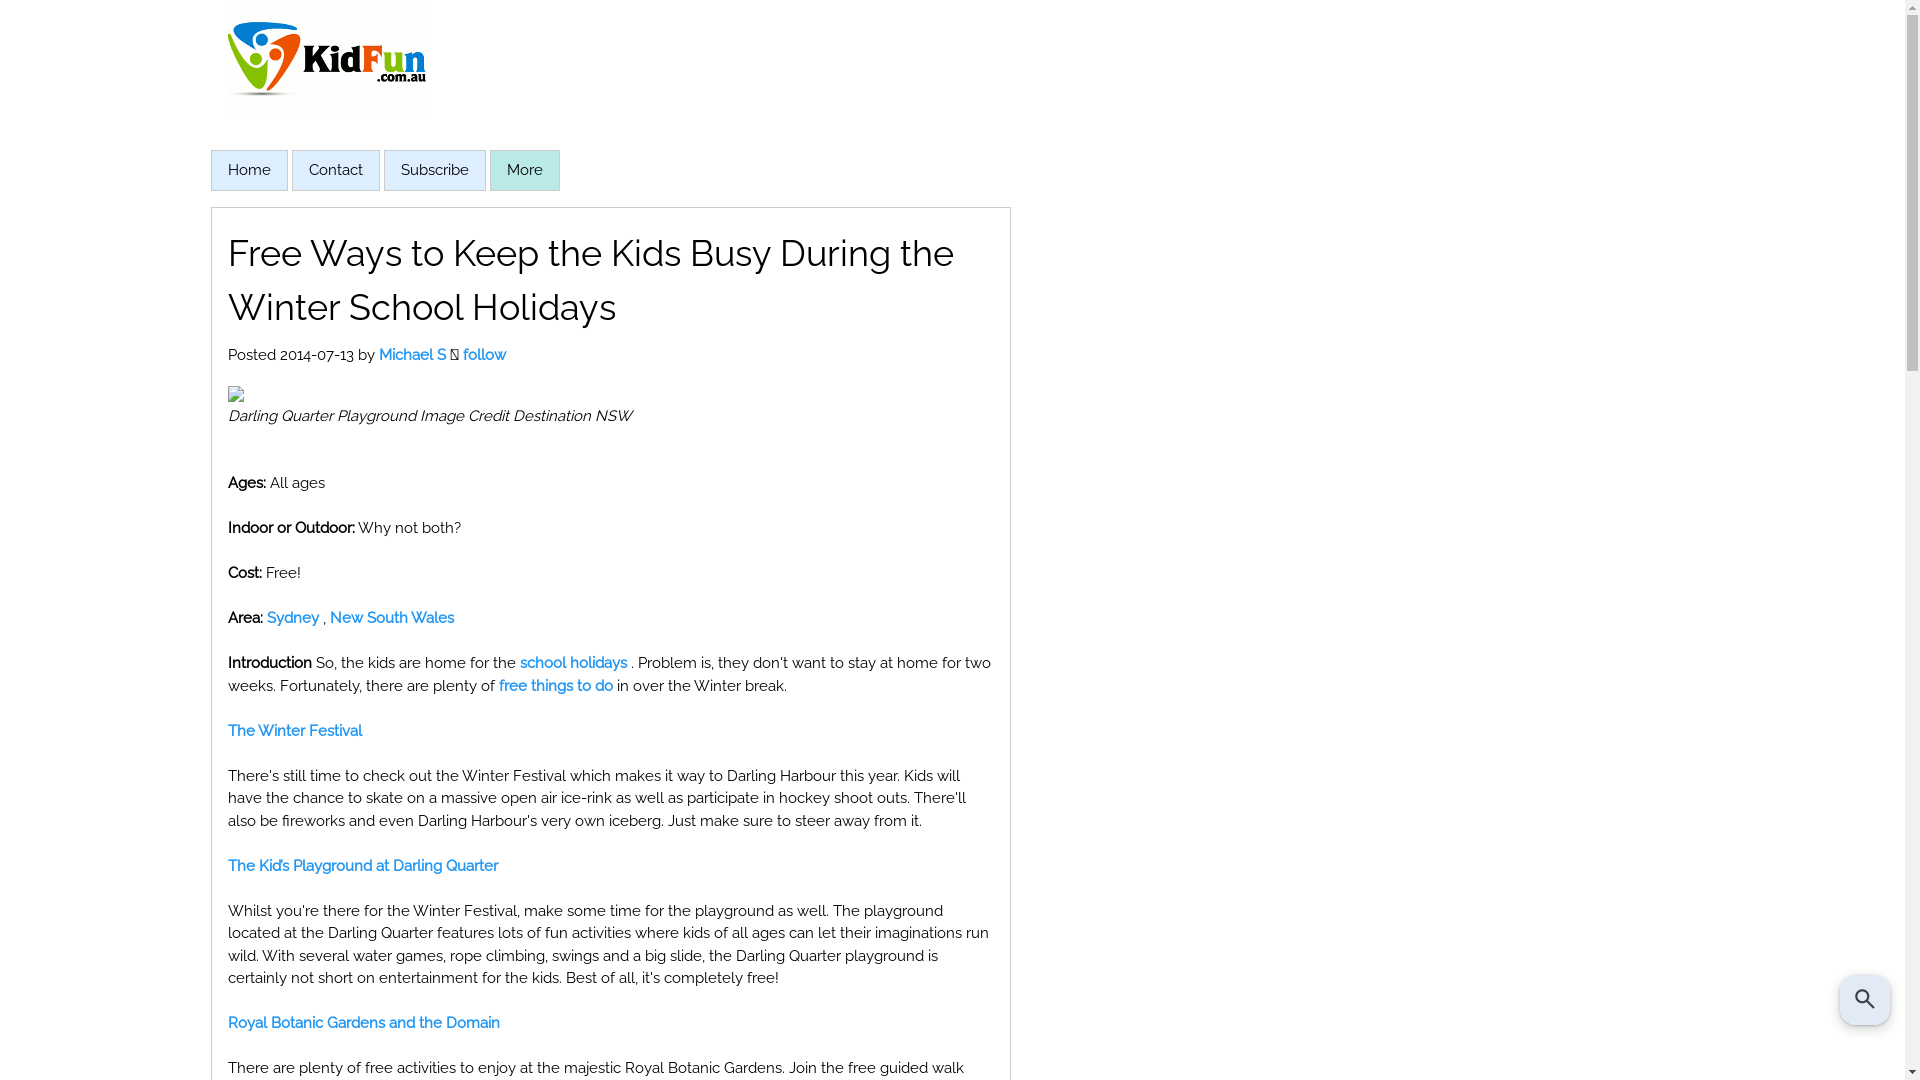 This screenshot has width=1920, height=1080. What do you see at coordinates (432, 168) in the screenshot?
I see `'Subscribe'` at bounding box center [432, 168].